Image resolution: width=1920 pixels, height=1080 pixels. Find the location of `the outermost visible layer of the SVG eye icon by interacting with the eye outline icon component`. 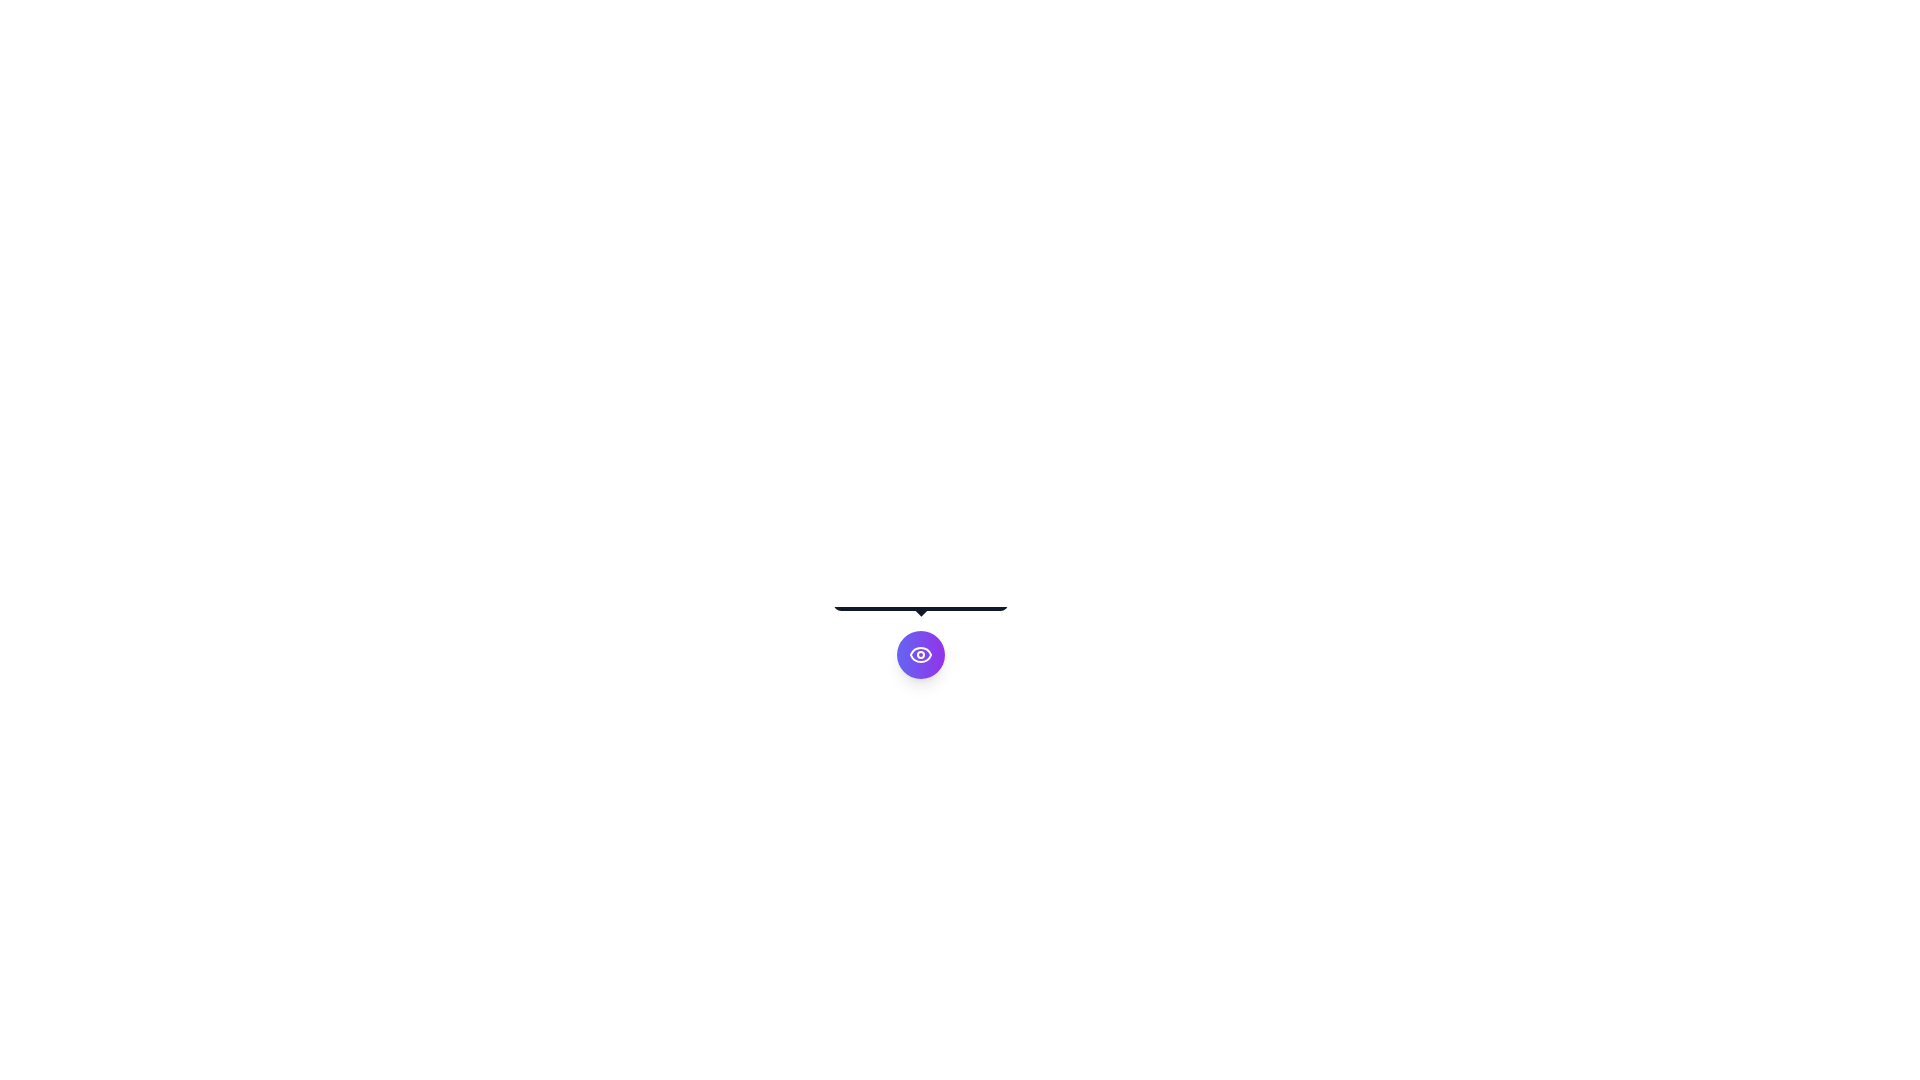

the outermost visible layer of the SVG eye icon by interacting with the eye outline icon component is located at coordinates (920, 655).